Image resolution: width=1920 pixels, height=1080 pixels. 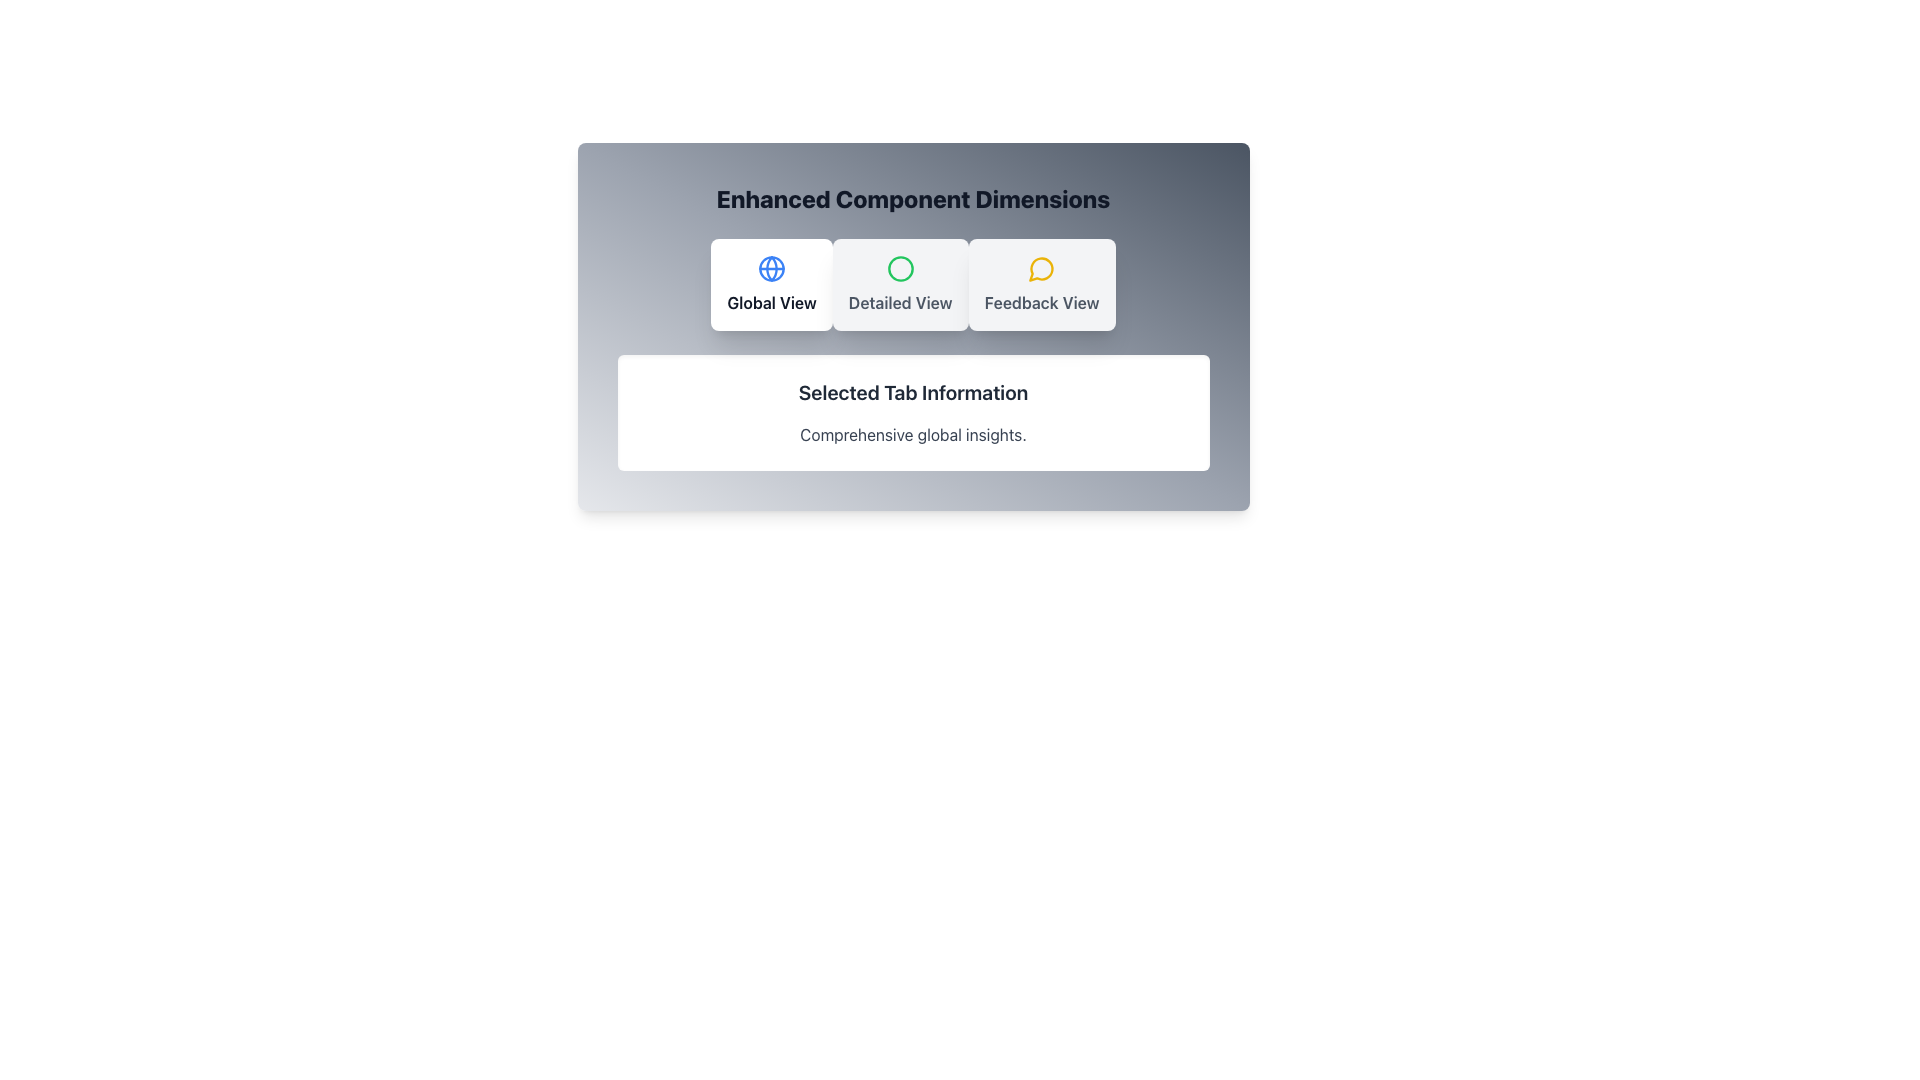 I want to click on the feedback-related icon located in the 'Feedback View' tab, so click(x=1040, y=268).